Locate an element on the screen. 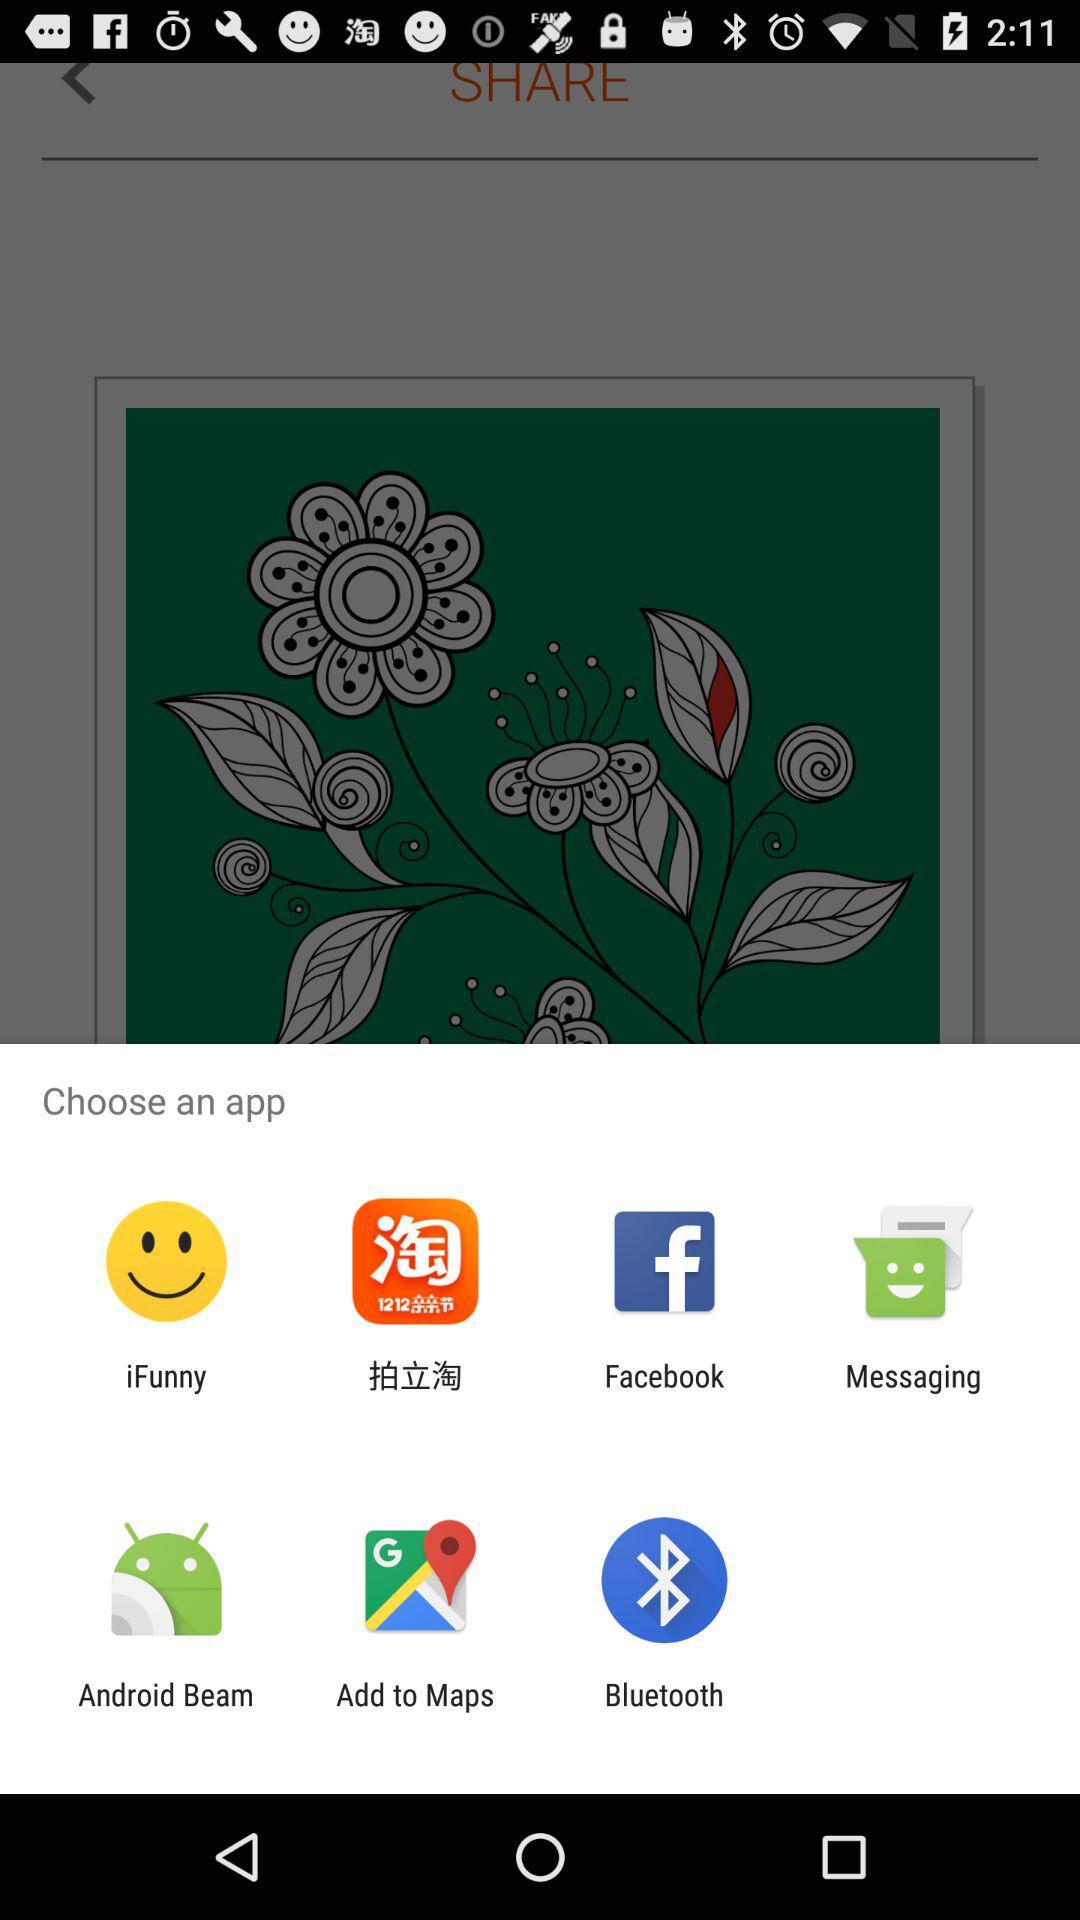 This screenshot has width=1080, height=1920. android beam is located at coordinates (165, 1711).